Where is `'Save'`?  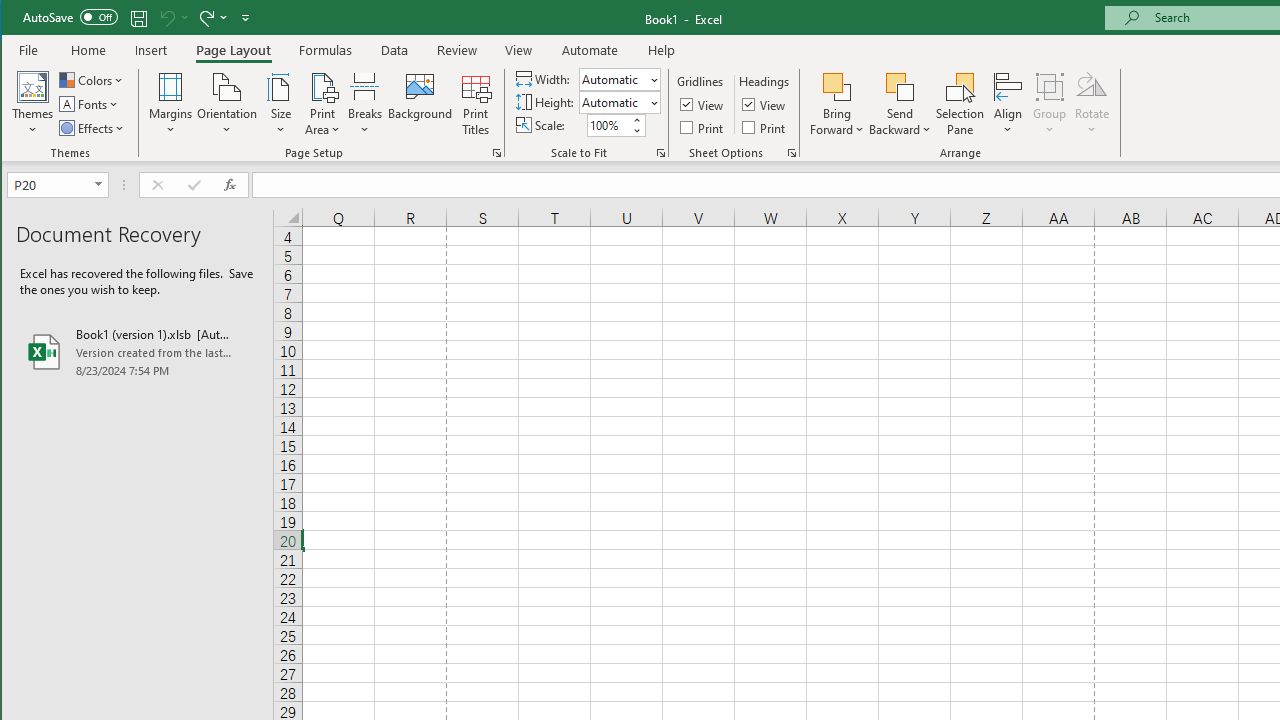 'Save' is located at coordinates (138, 17).